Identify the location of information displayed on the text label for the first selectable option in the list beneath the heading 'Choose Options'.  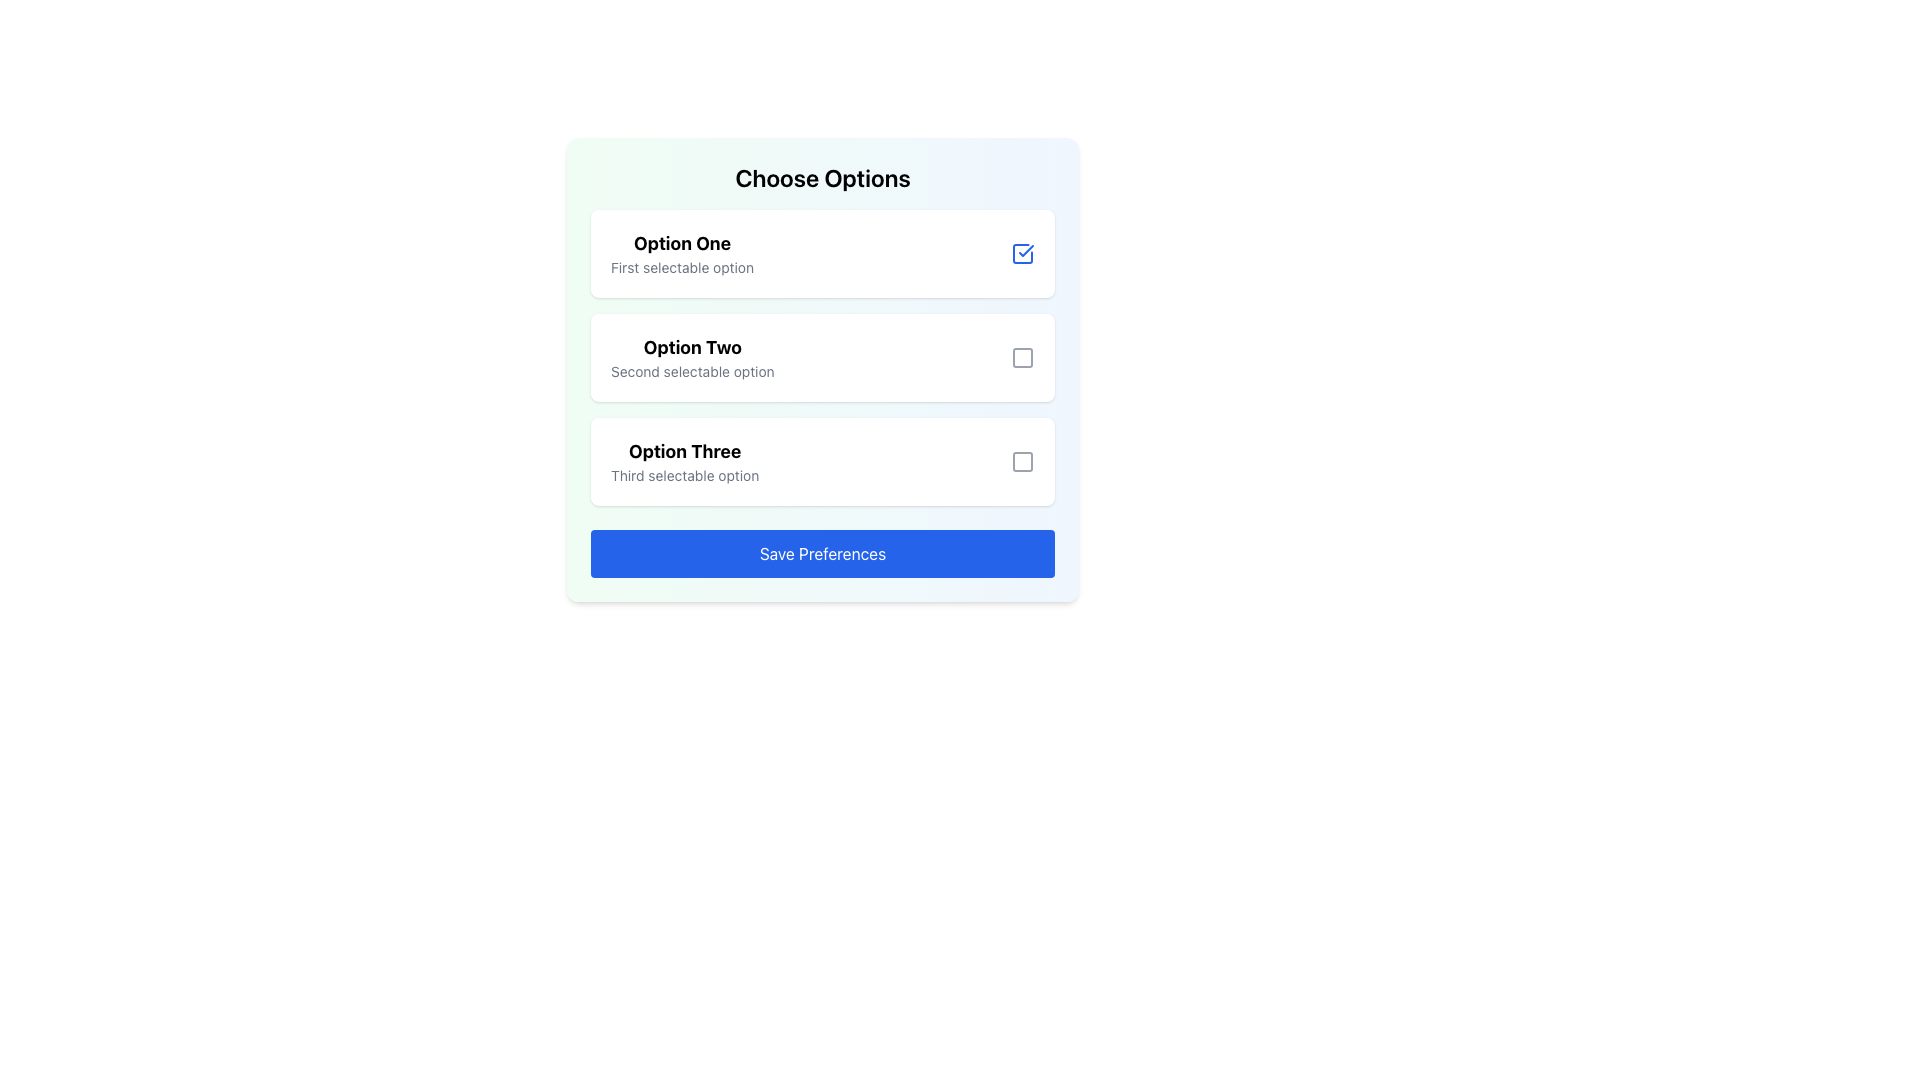
(682, 253).